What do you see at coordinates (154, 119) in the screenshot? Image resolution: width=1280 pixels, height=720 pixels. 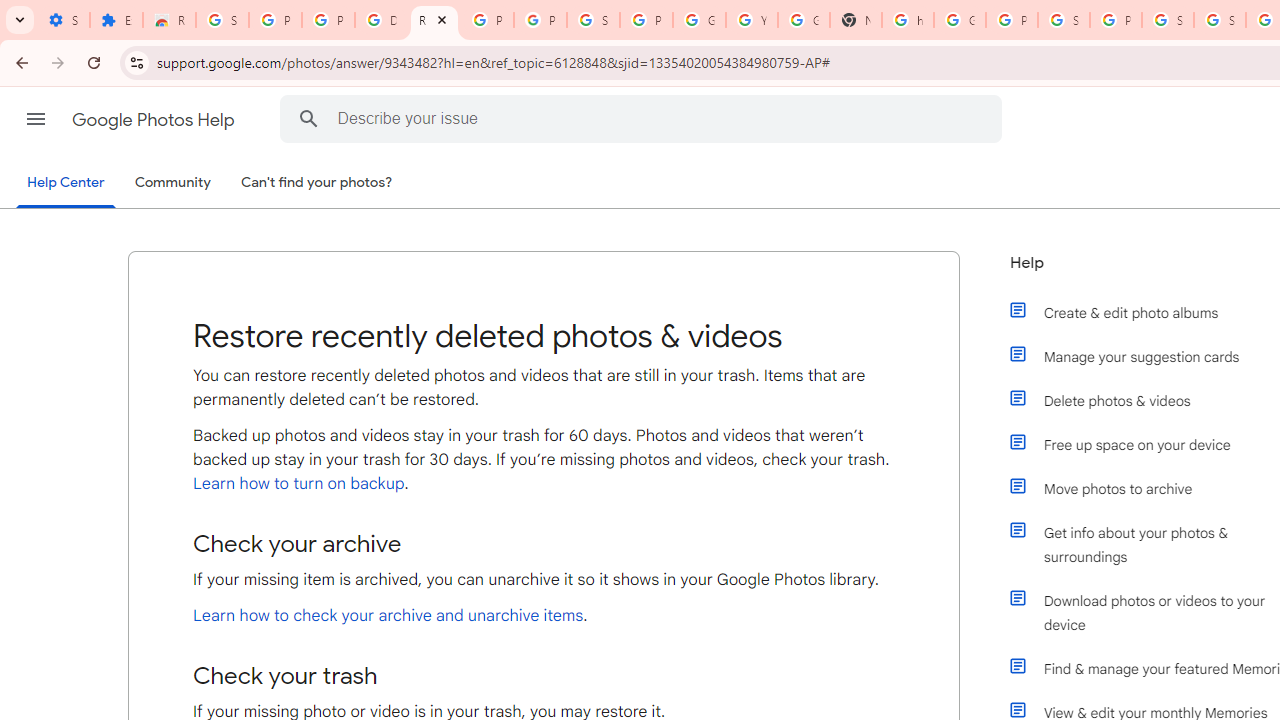 I see `'Google Photos Help'` at bounding box center [154, 119].